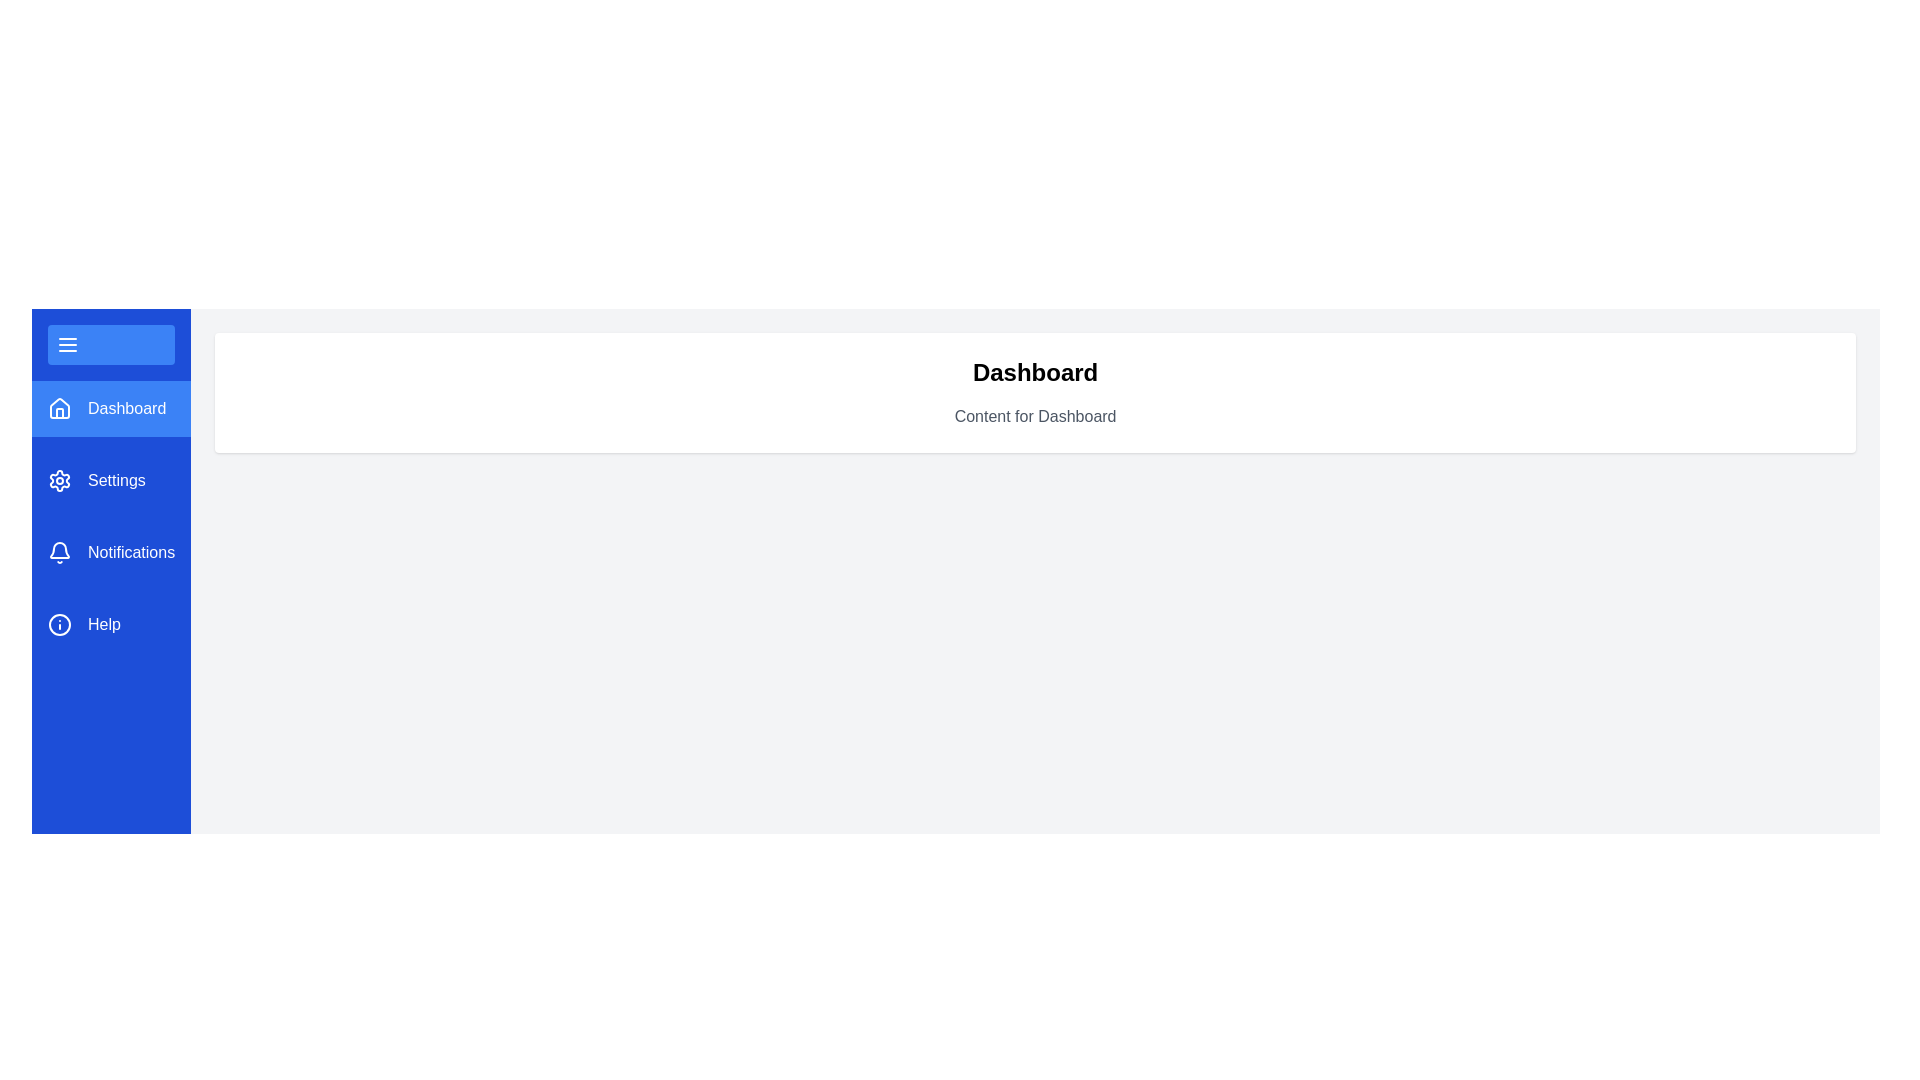 Image resolution: width=1920 pixels, height=1080 pixels. Describe the element at coordinates (110, 407) in the screenshot. I see `the Navigation Button with a blue background and 'Dashboard' text` at that location.